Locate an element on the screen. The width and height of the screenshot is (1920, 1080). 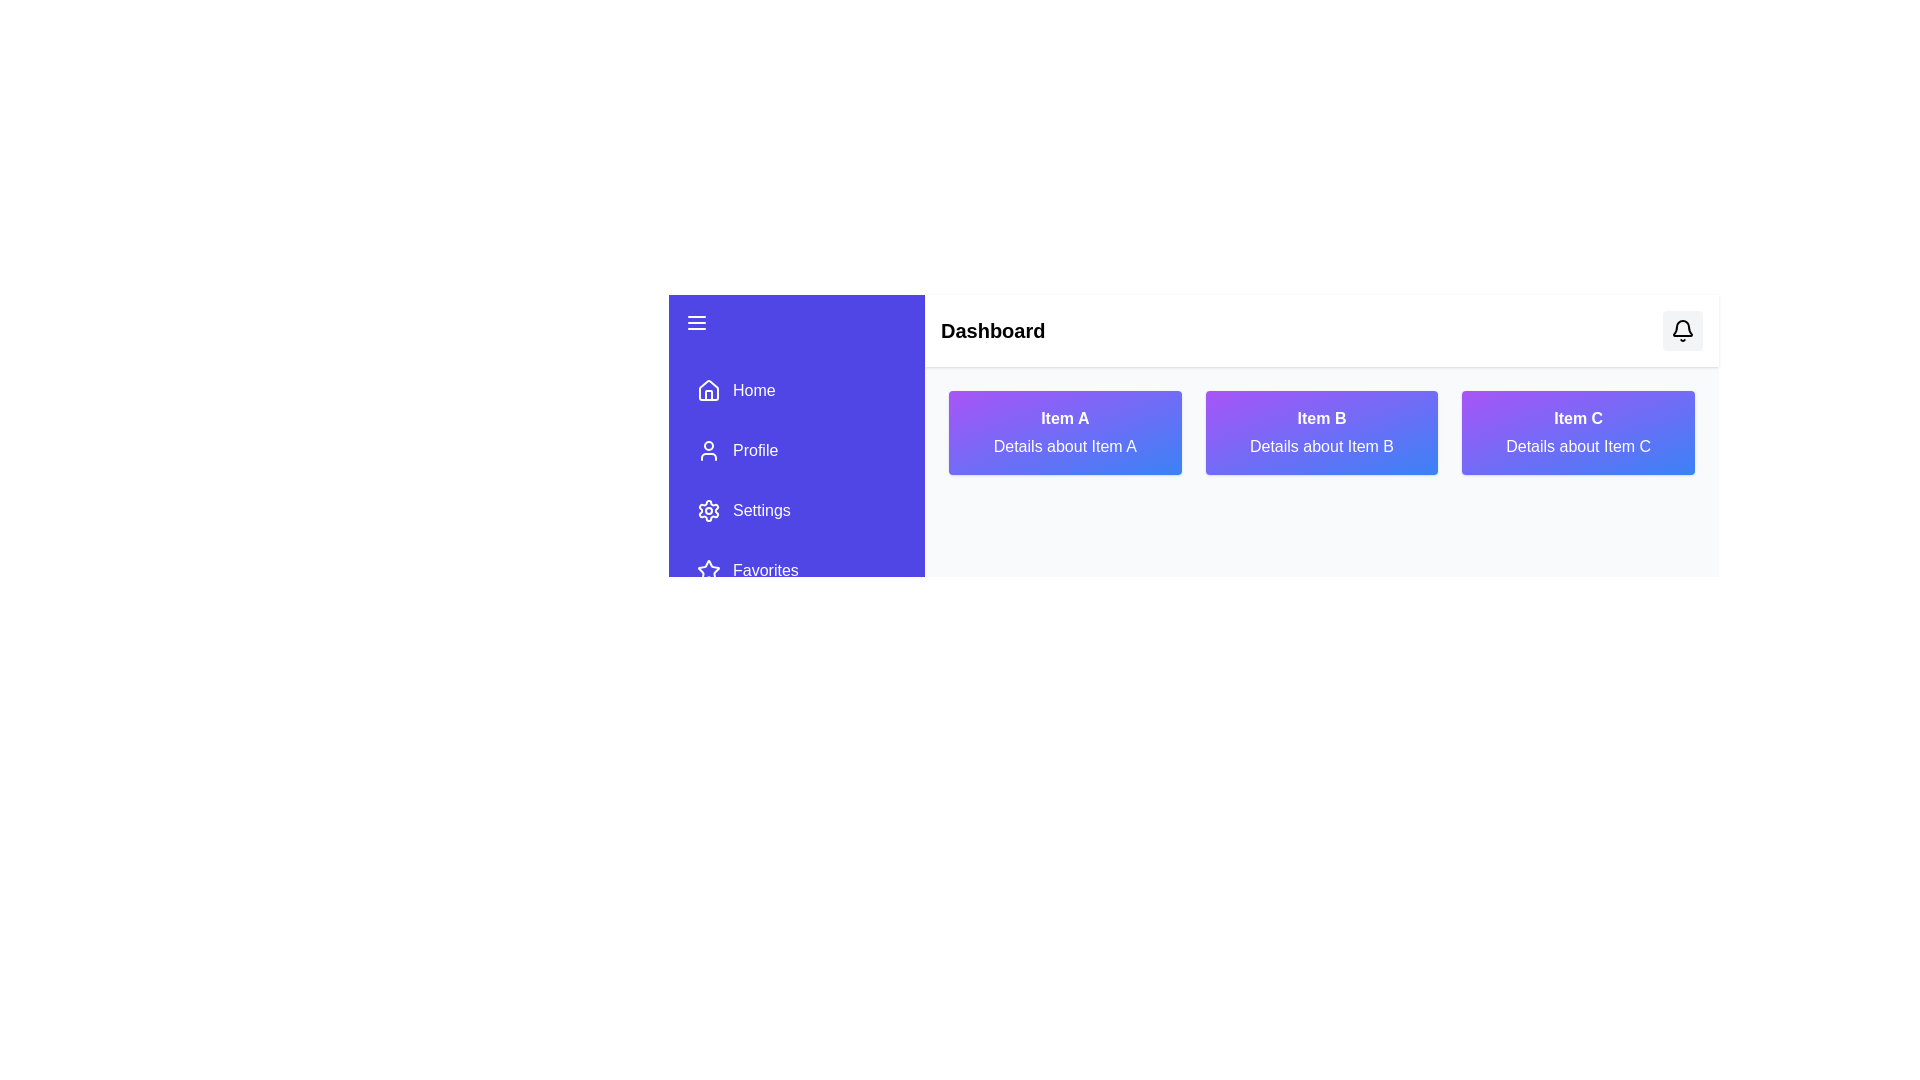
the third item in the vertical sidebar menu is located at coordinates (795, 509).